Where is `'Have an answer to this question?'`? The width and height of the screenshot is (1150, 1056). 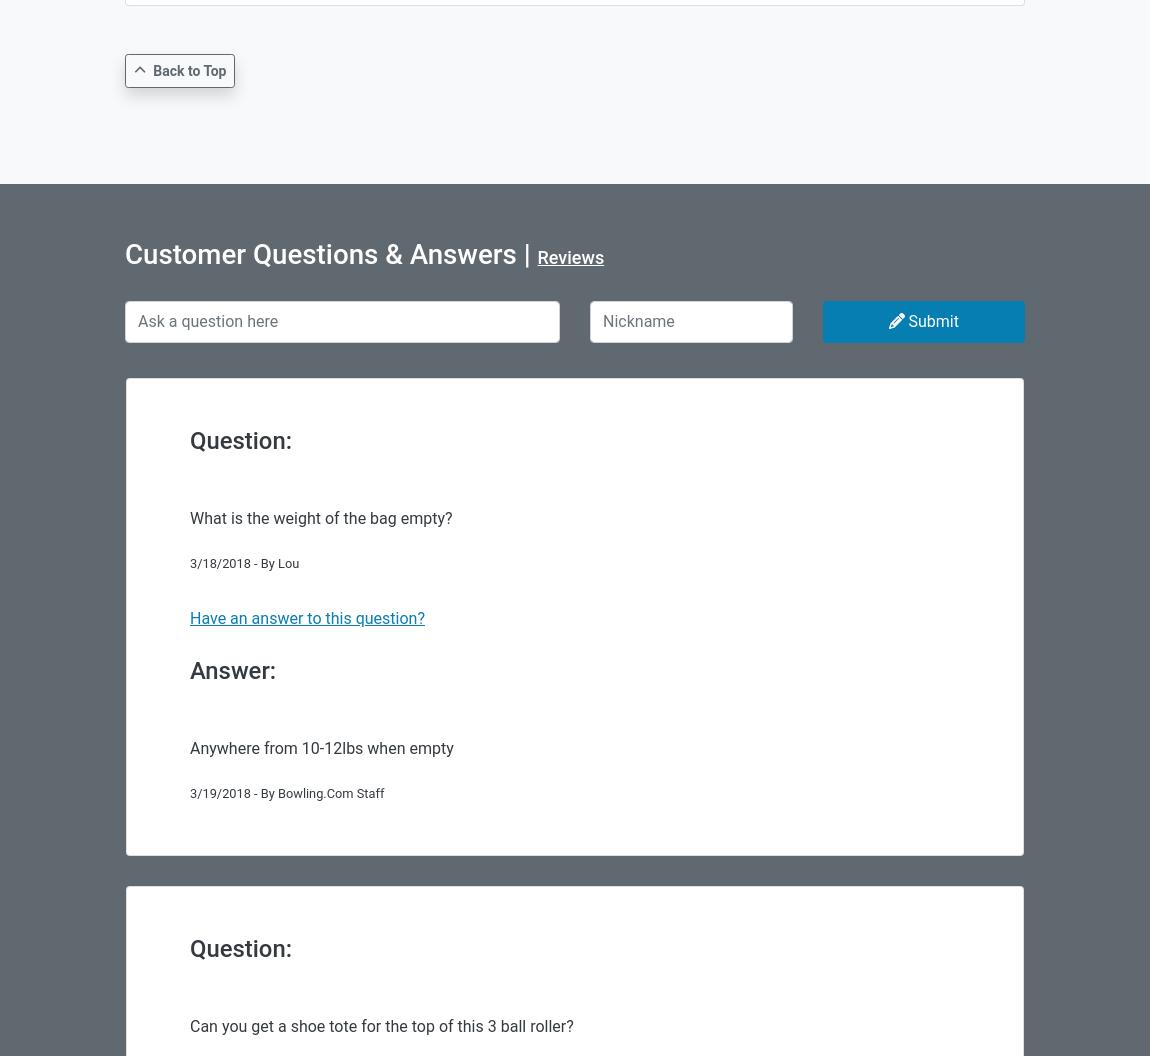
'Have an answer to this question?' is located at coordinates (307, 616).